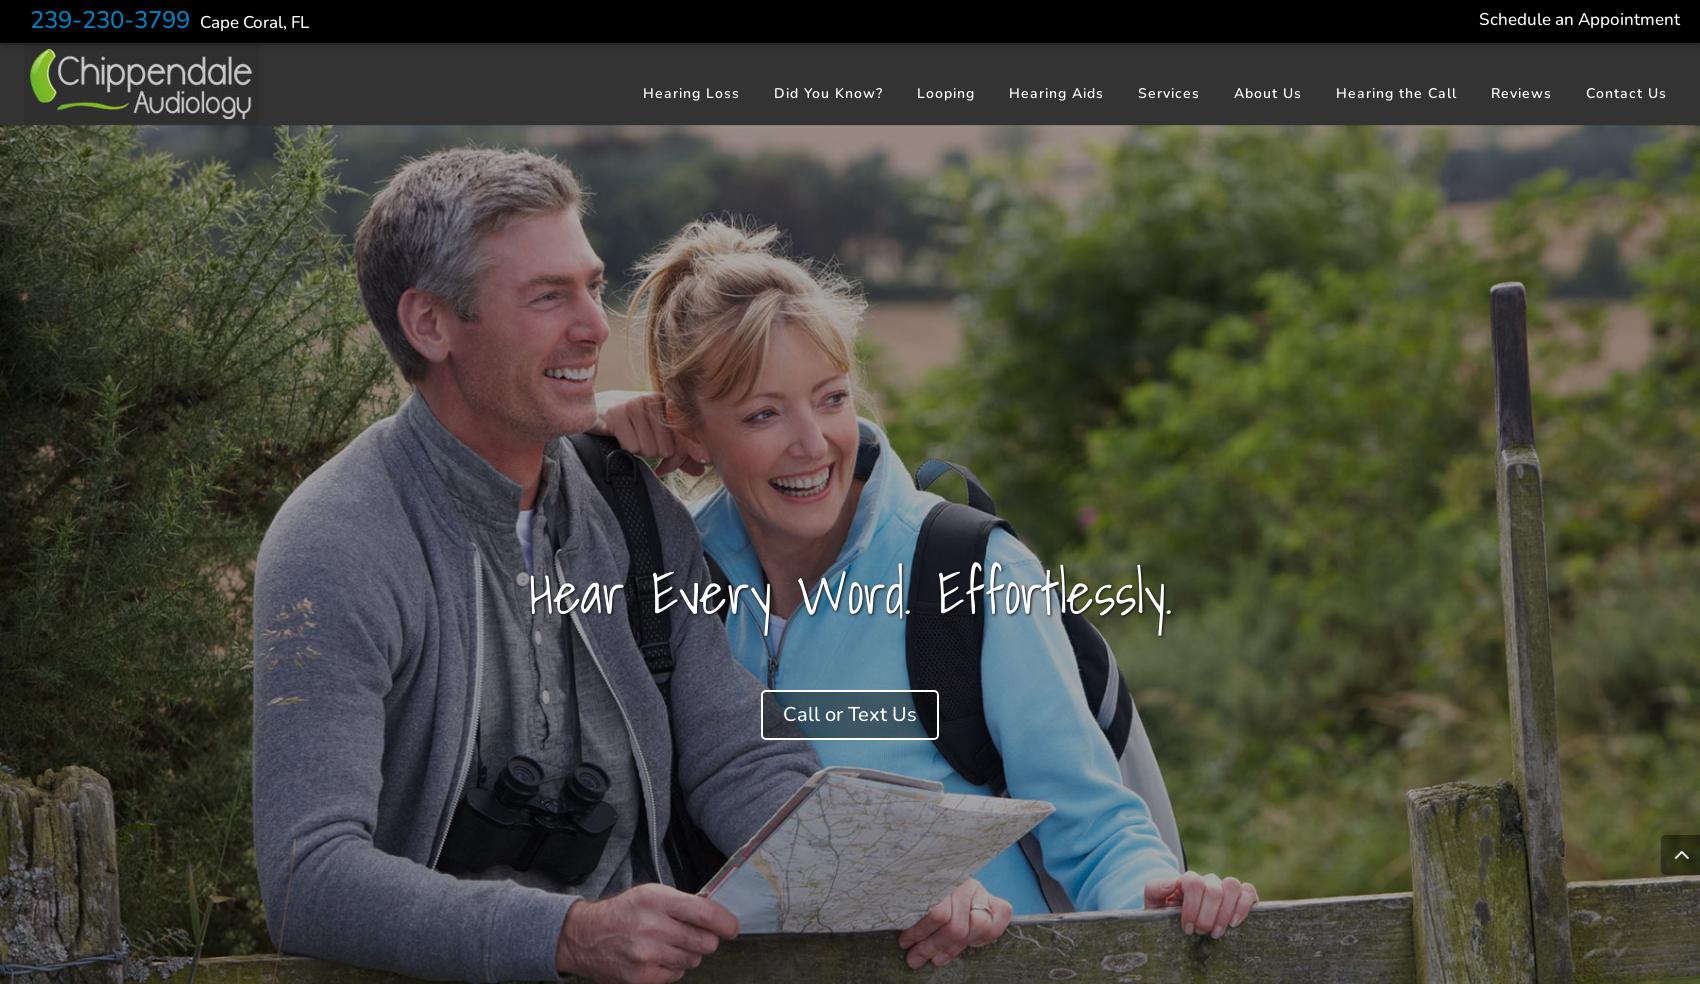 The height and width of the screenshot is (984, 1700). I want to click on 'Noise-induced Hearing Loss', so click(880, 176).